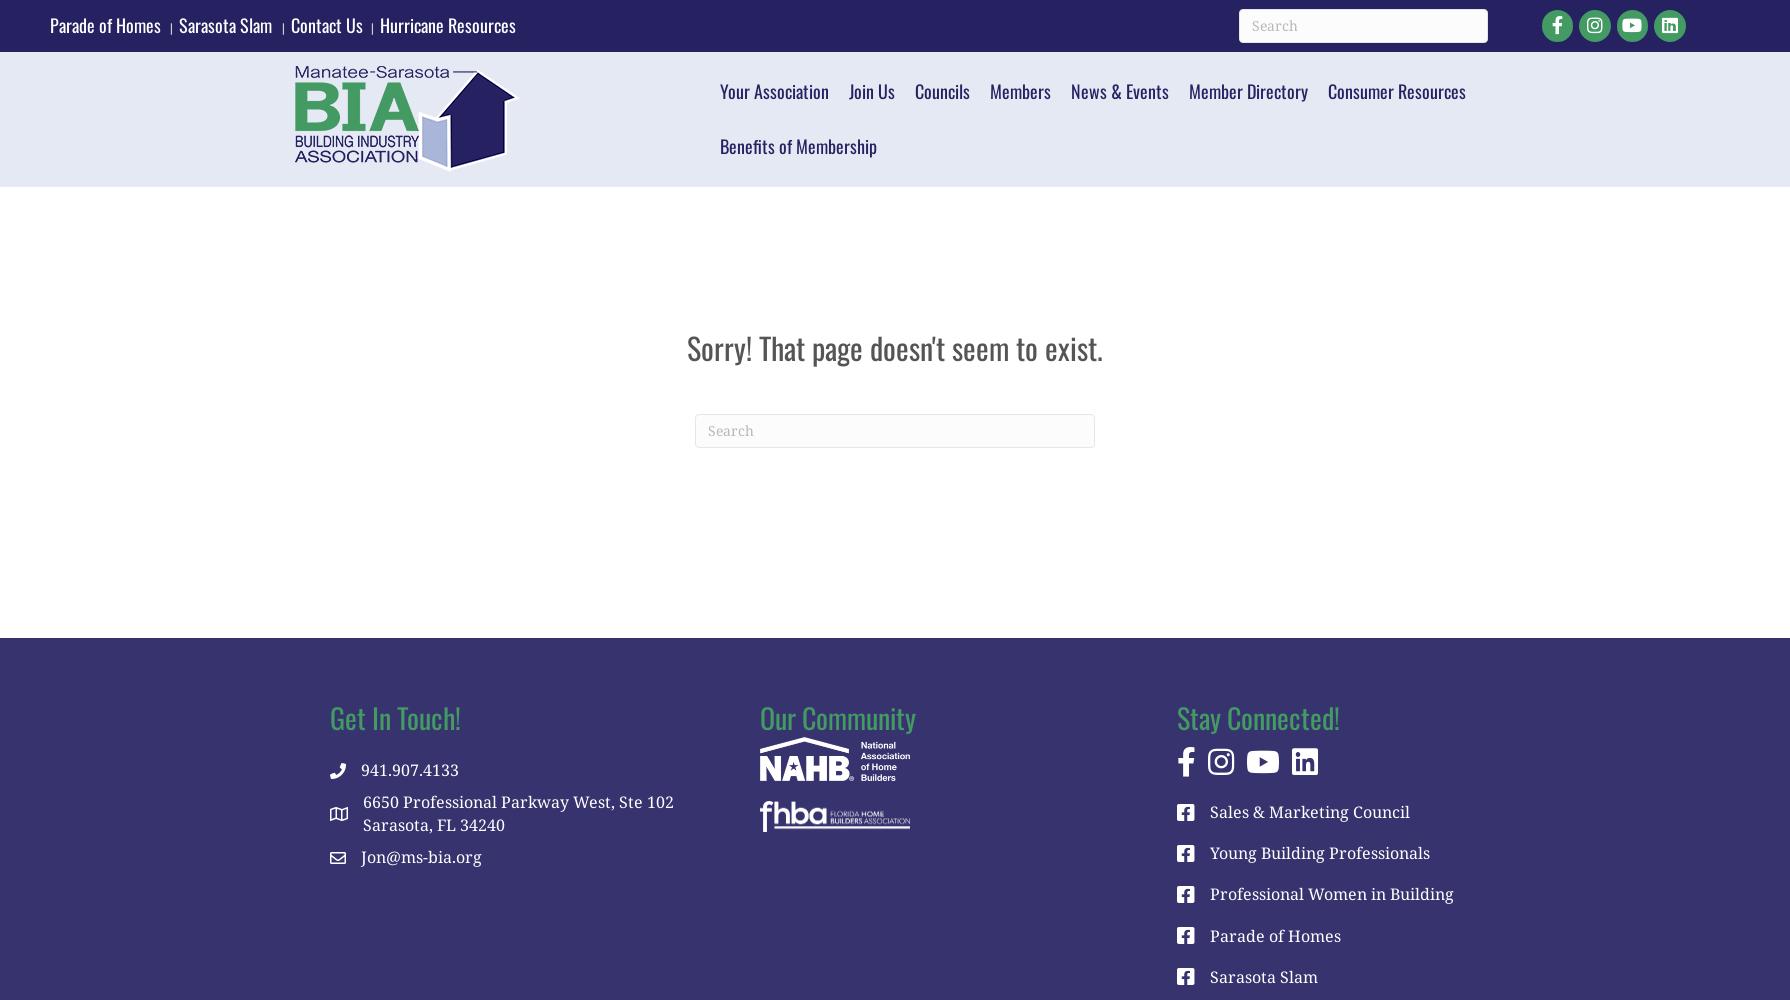 The height and width of the screenshot is (1000, 1790). What do you see at coordinates (410, 770) in the screenshot?
I see `'941.907.4133'` at bounding box center [410, 770].